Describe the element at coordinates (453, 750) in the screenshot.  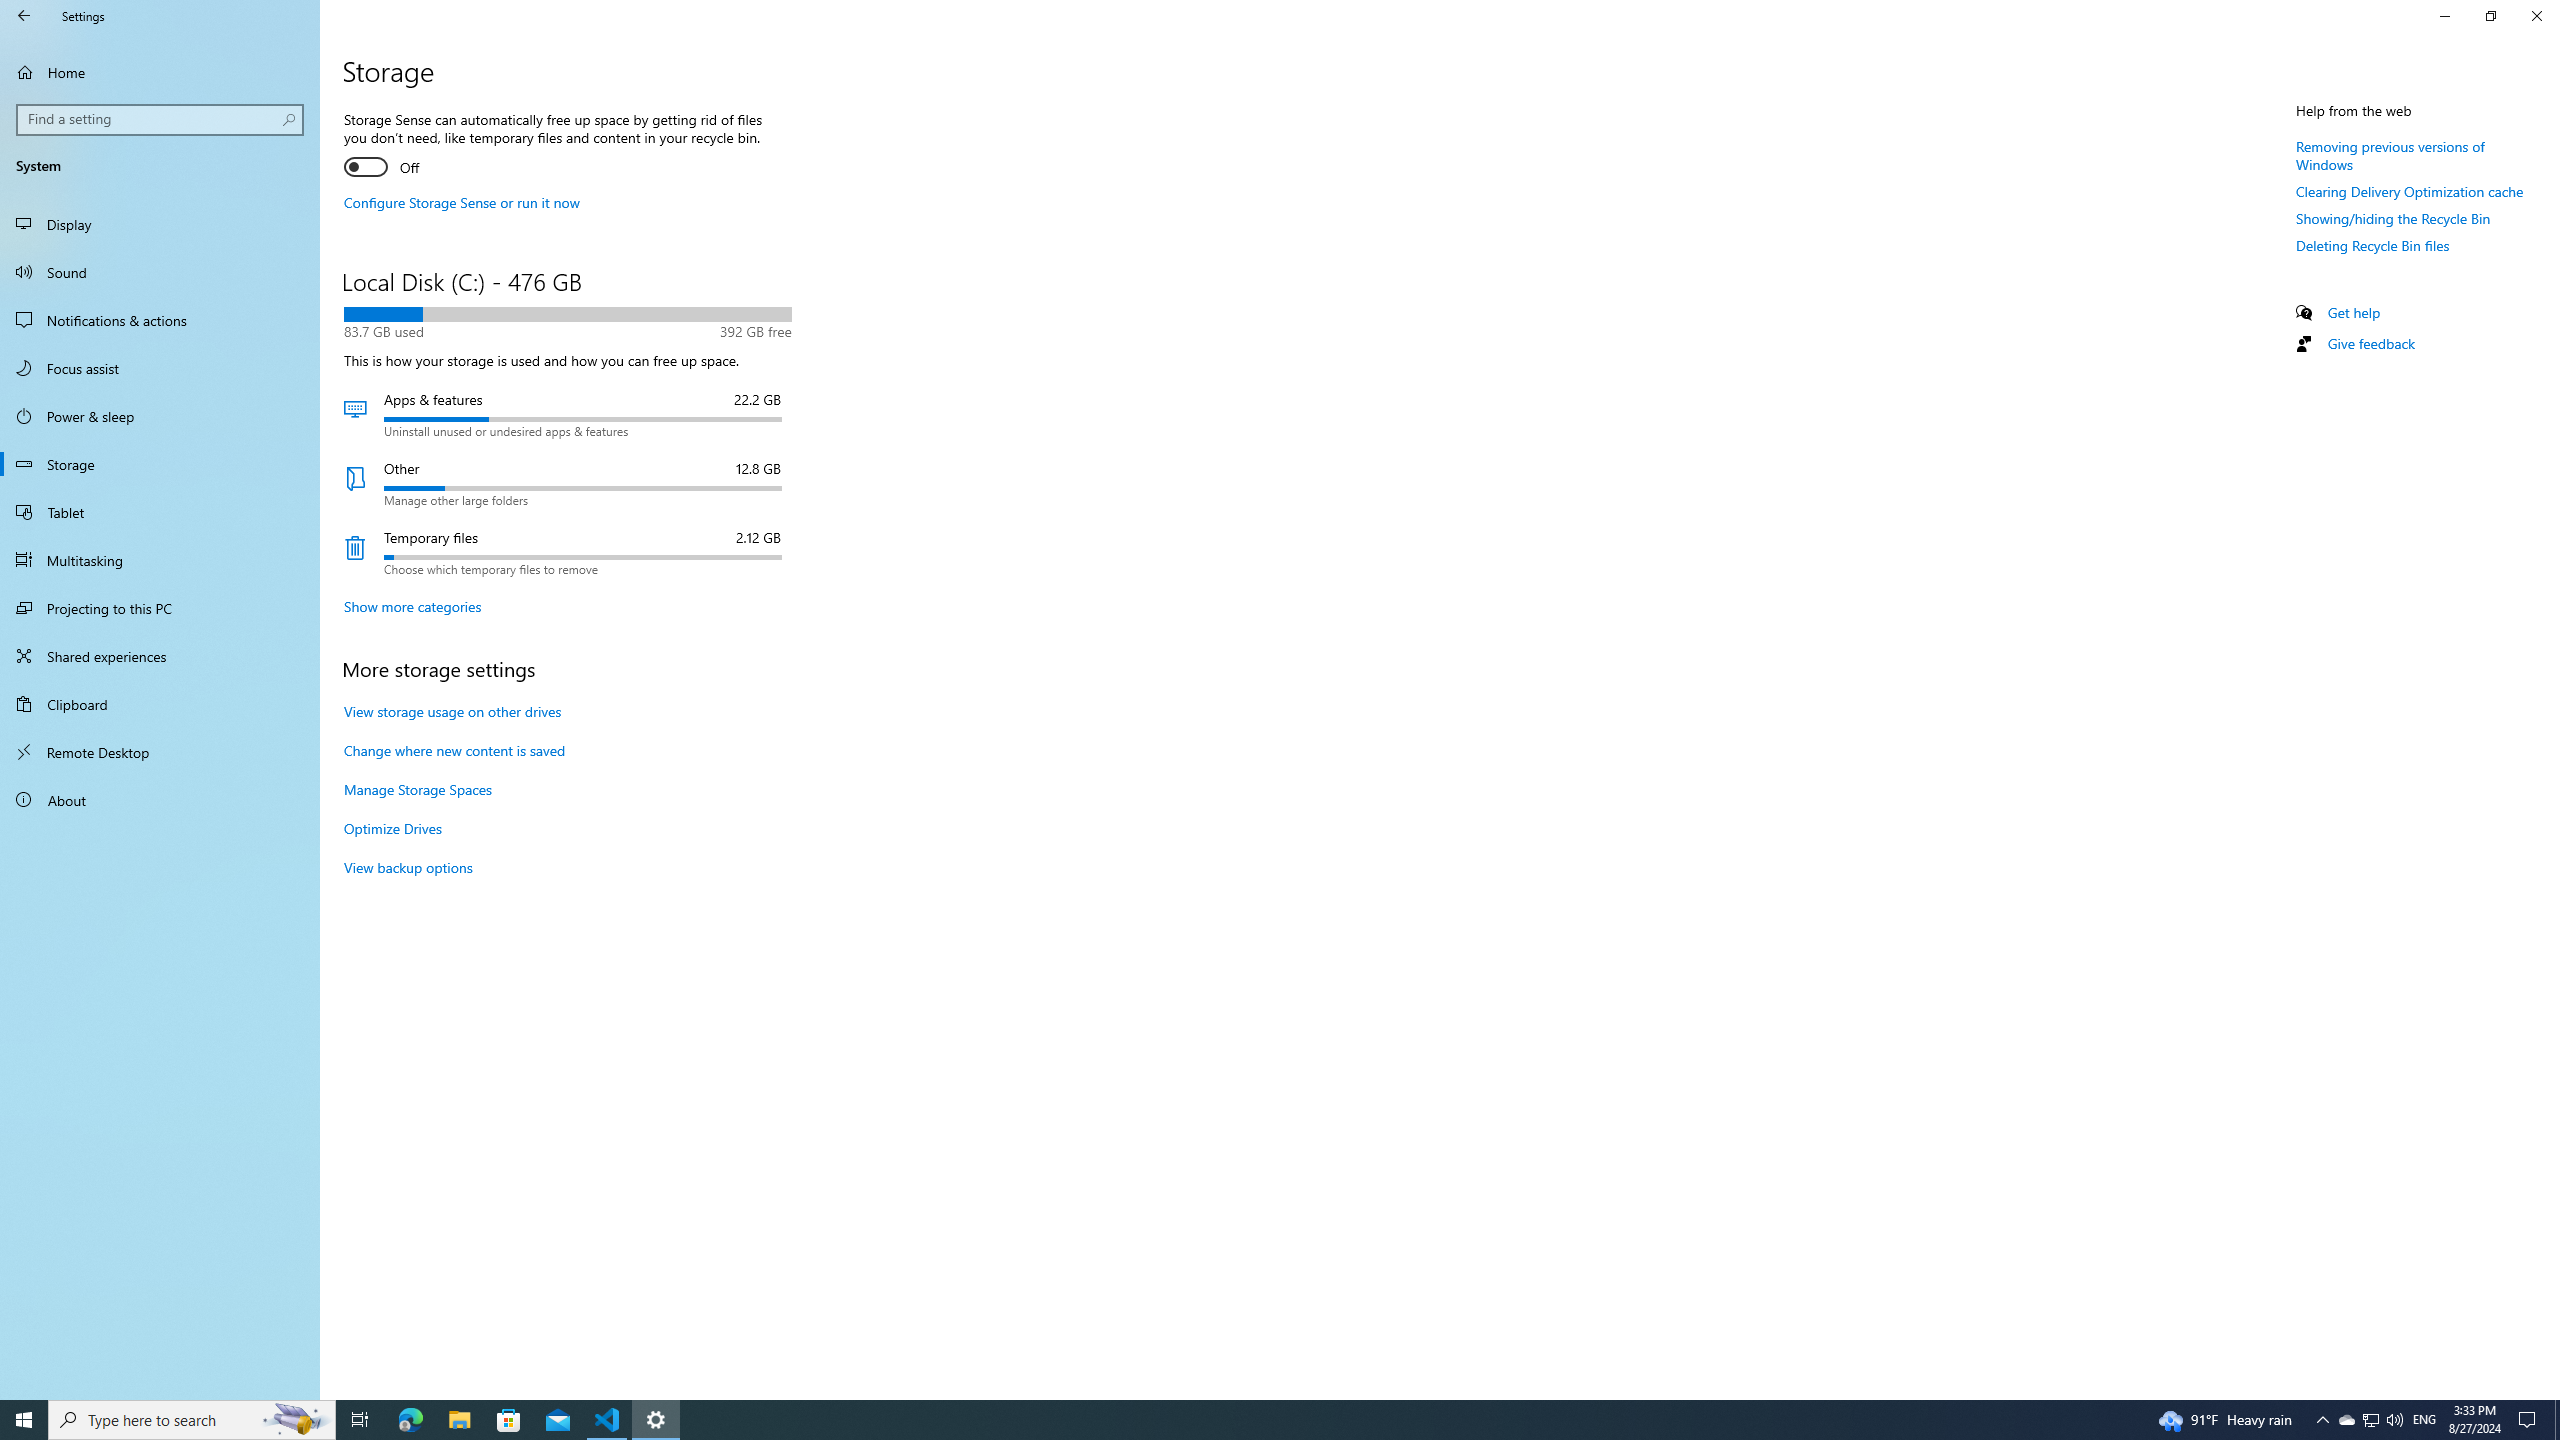
I see `'Change where new content is saved'` at that location.